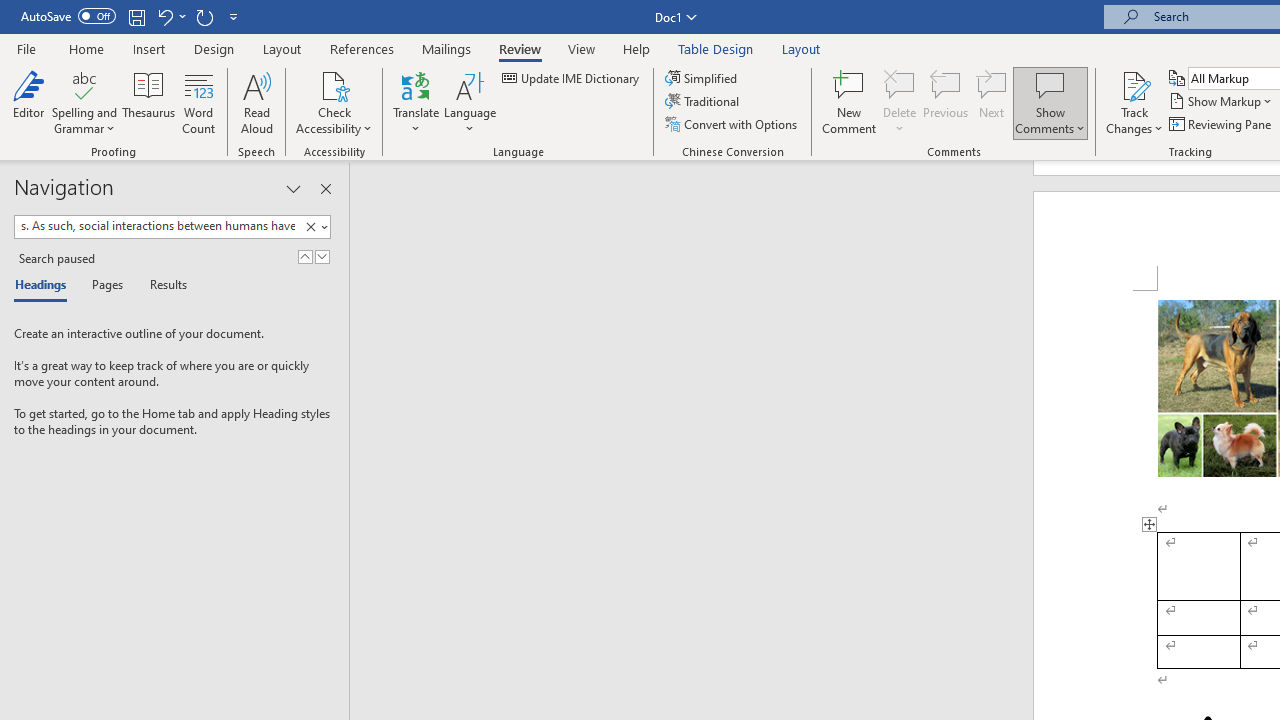  What do you see at coordinates (130, 16) in the screenshot?
I see `'Quick Access Toolbar'` at bounding box center [130, 16].